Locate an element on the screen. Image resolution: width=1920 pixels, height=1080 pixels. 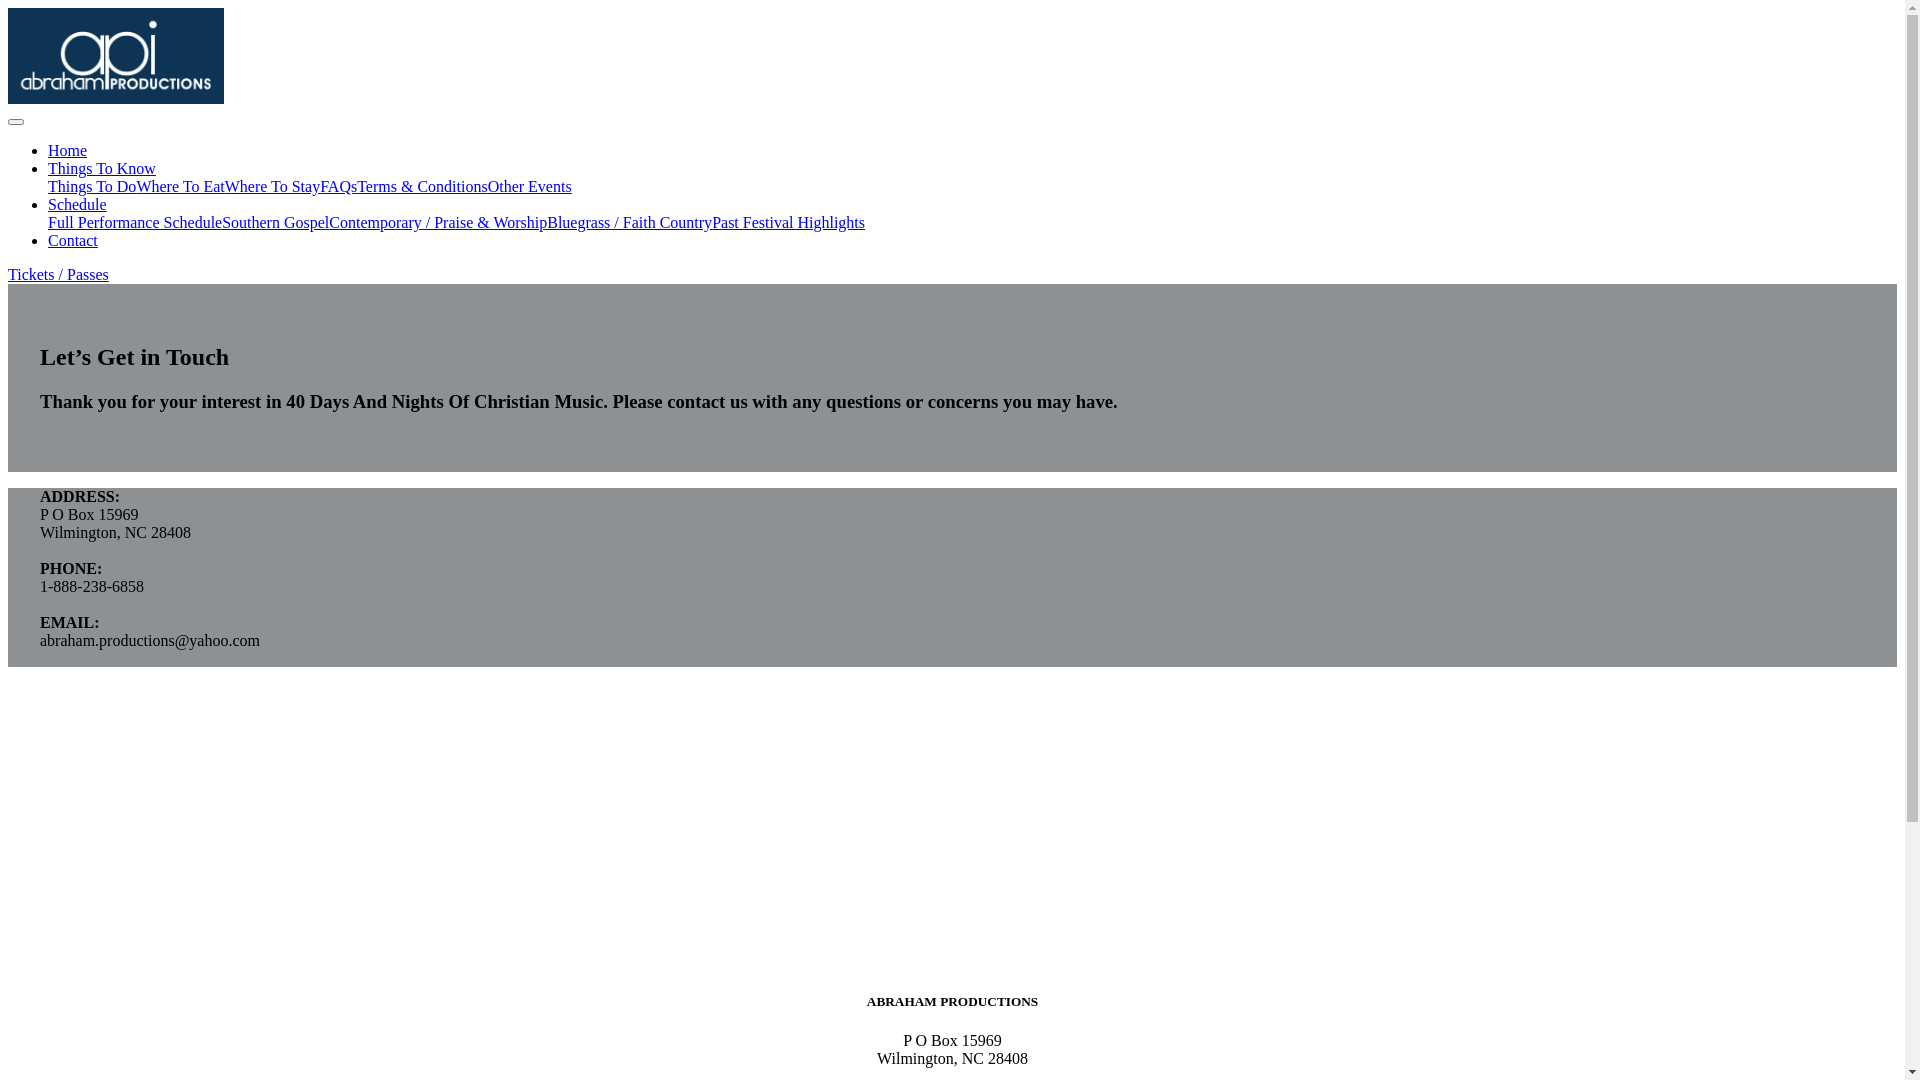
'Schedule' is located at coordinates (77, 204).